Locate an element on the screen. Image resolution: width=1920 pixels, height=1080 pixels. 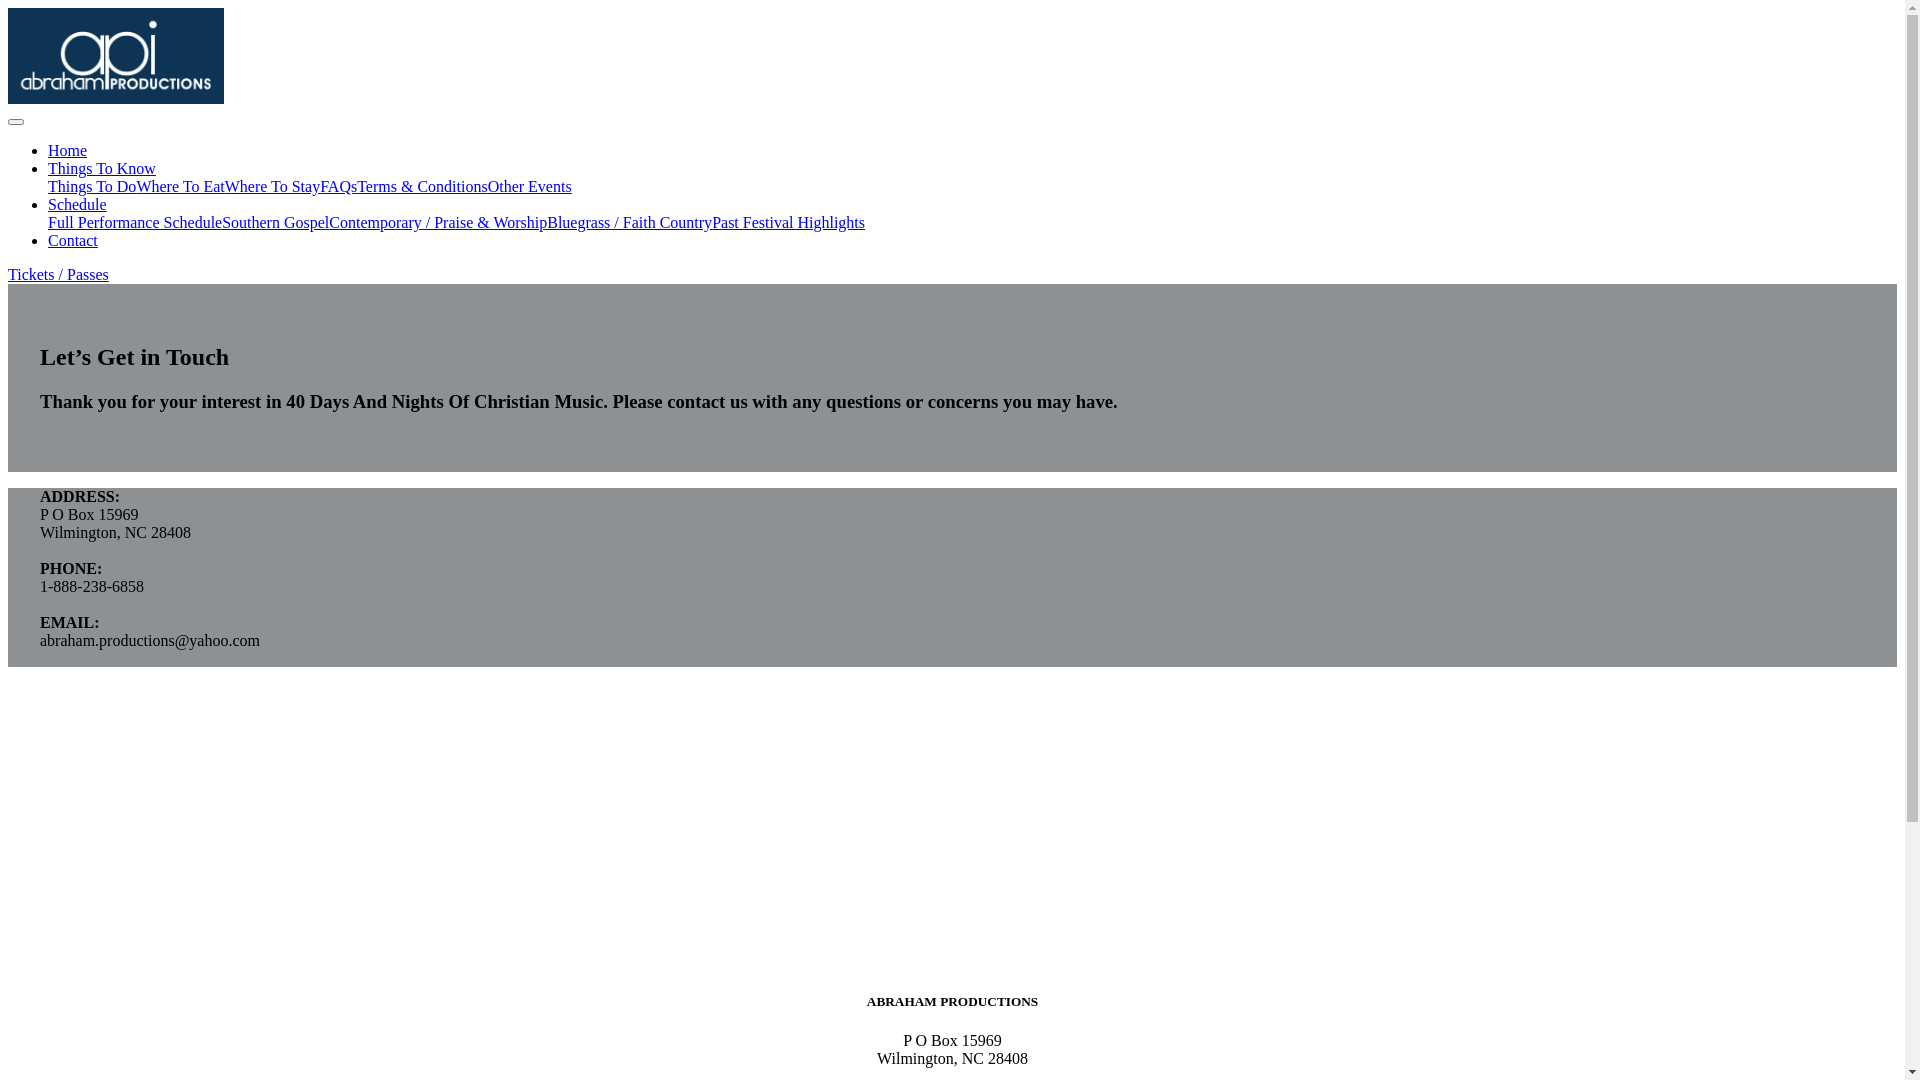
'Schedule' is located at coordinates (77, 204).